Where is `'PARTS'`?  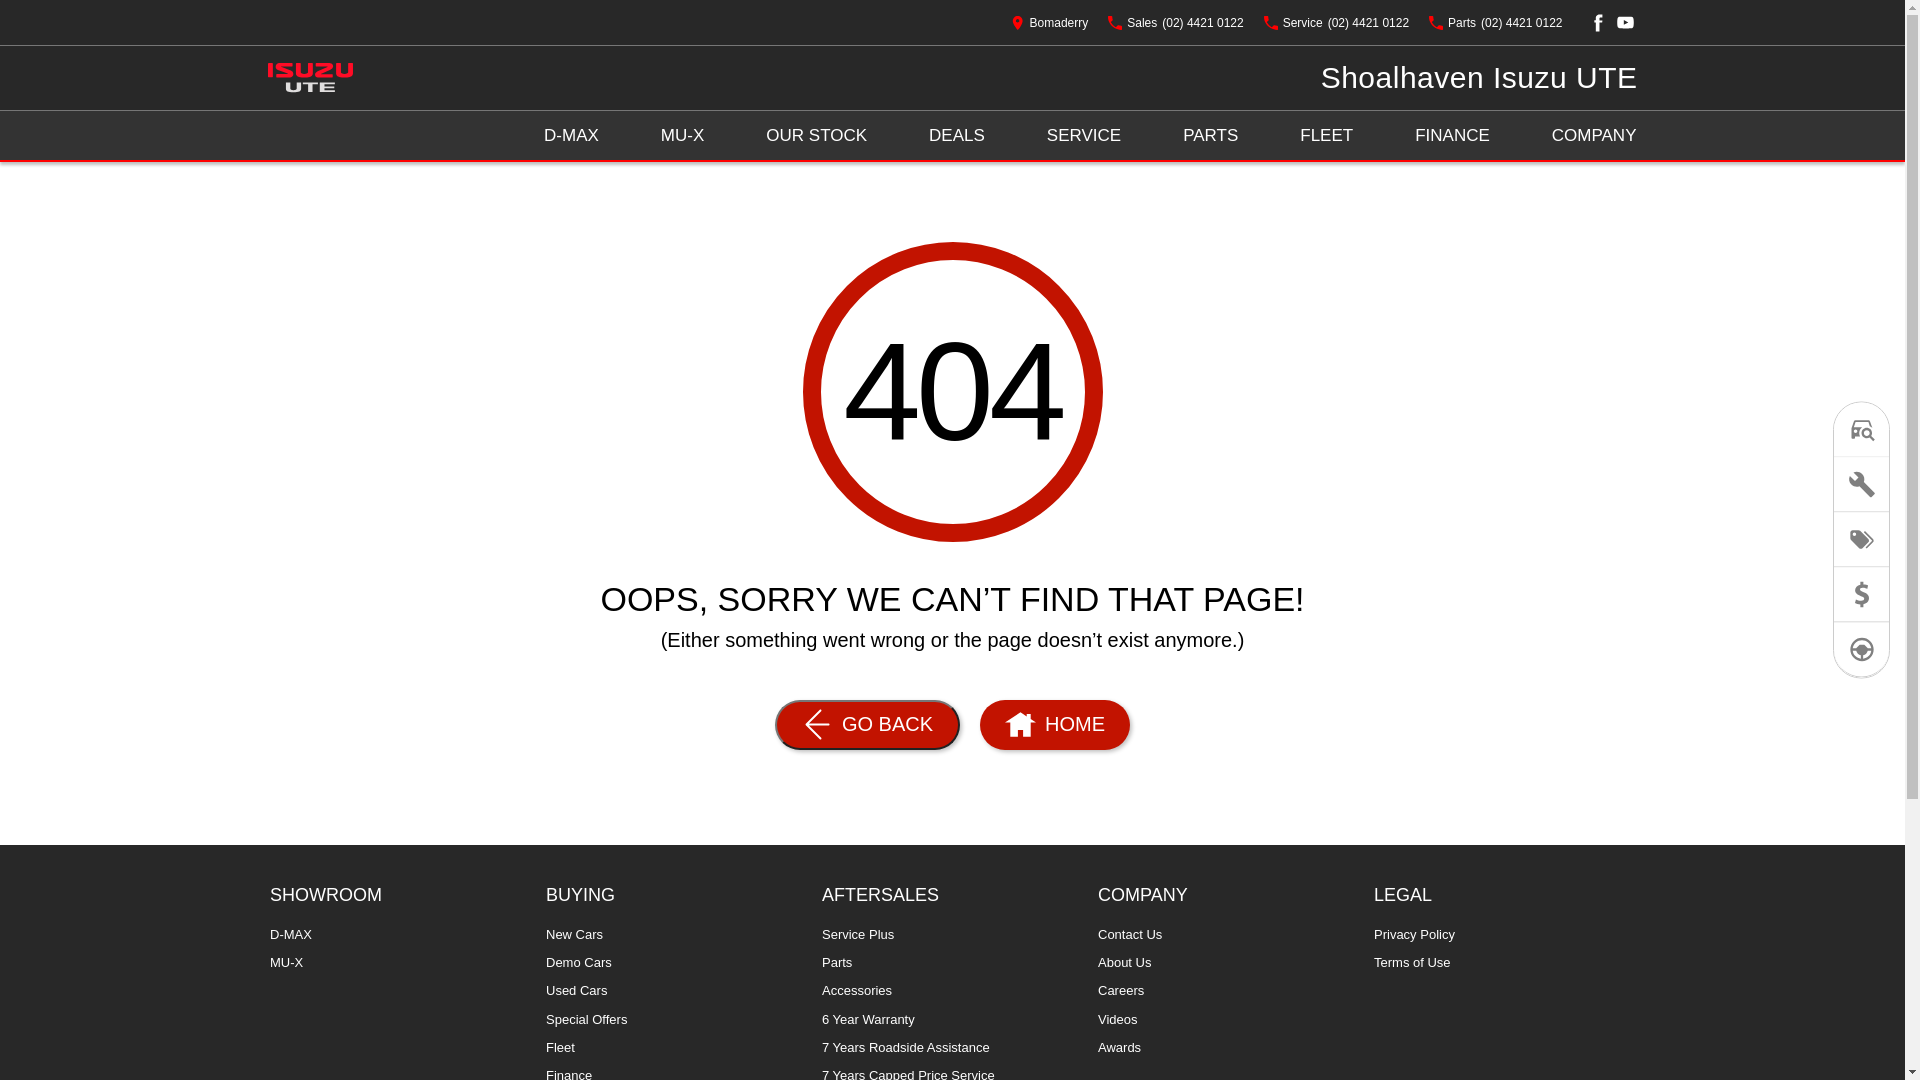 'PARTS' is located at coordinates (1209, 135).